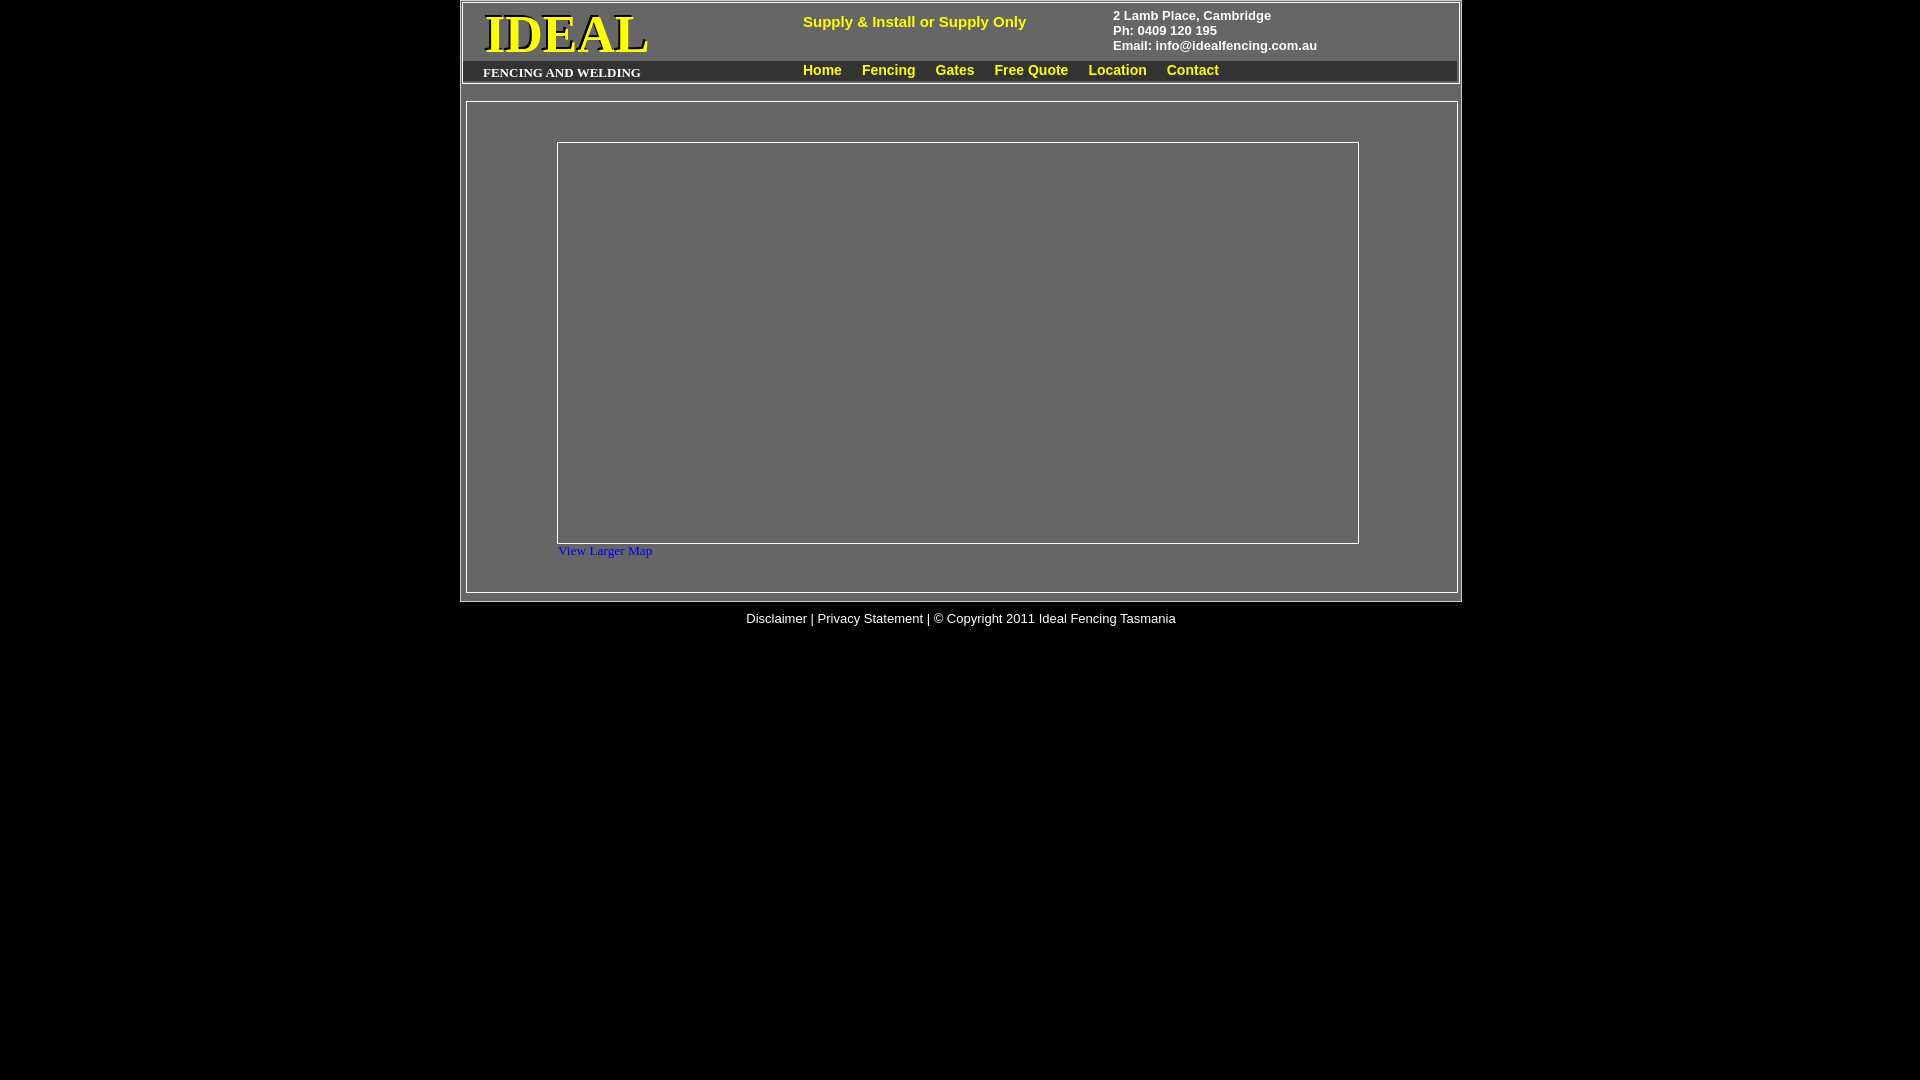 The width and height of the screenshot is (1920, 1080). I want to click on 'Free Quote', so click(1031, 68).